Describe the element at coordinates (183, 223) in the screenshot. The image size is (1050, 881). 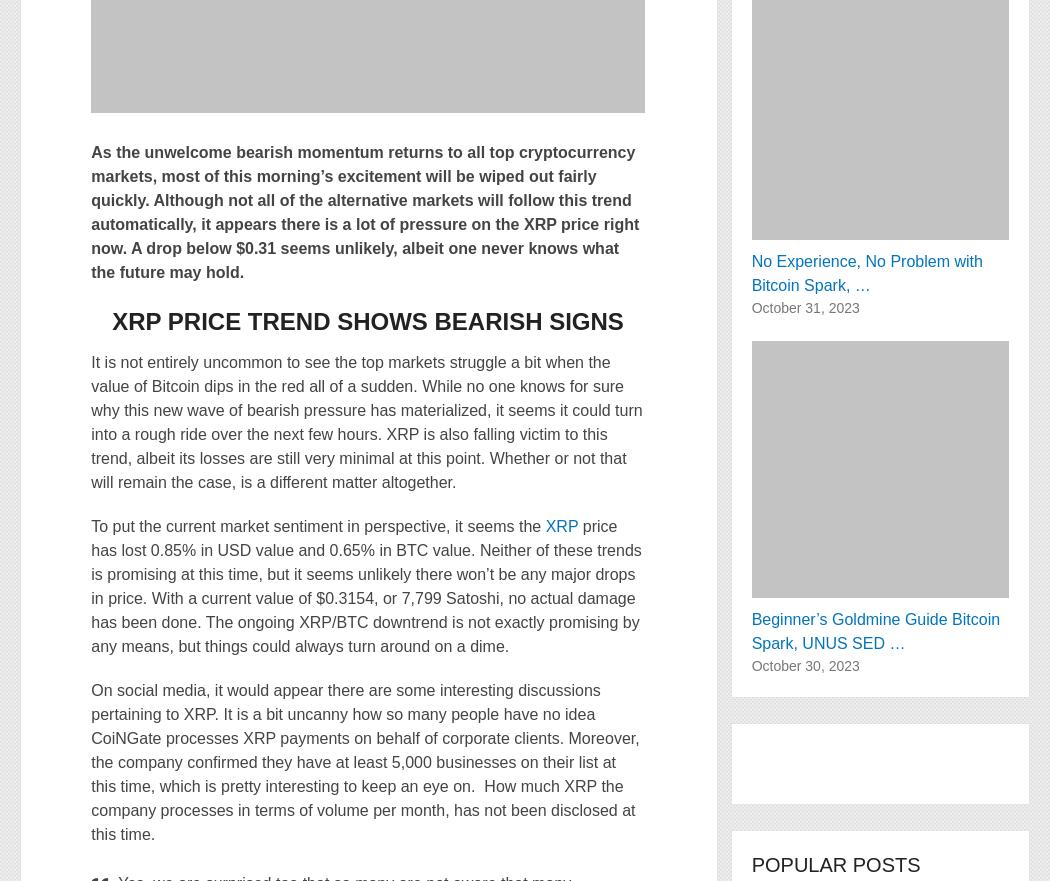
I see `'automatically, it appears'` at that location.